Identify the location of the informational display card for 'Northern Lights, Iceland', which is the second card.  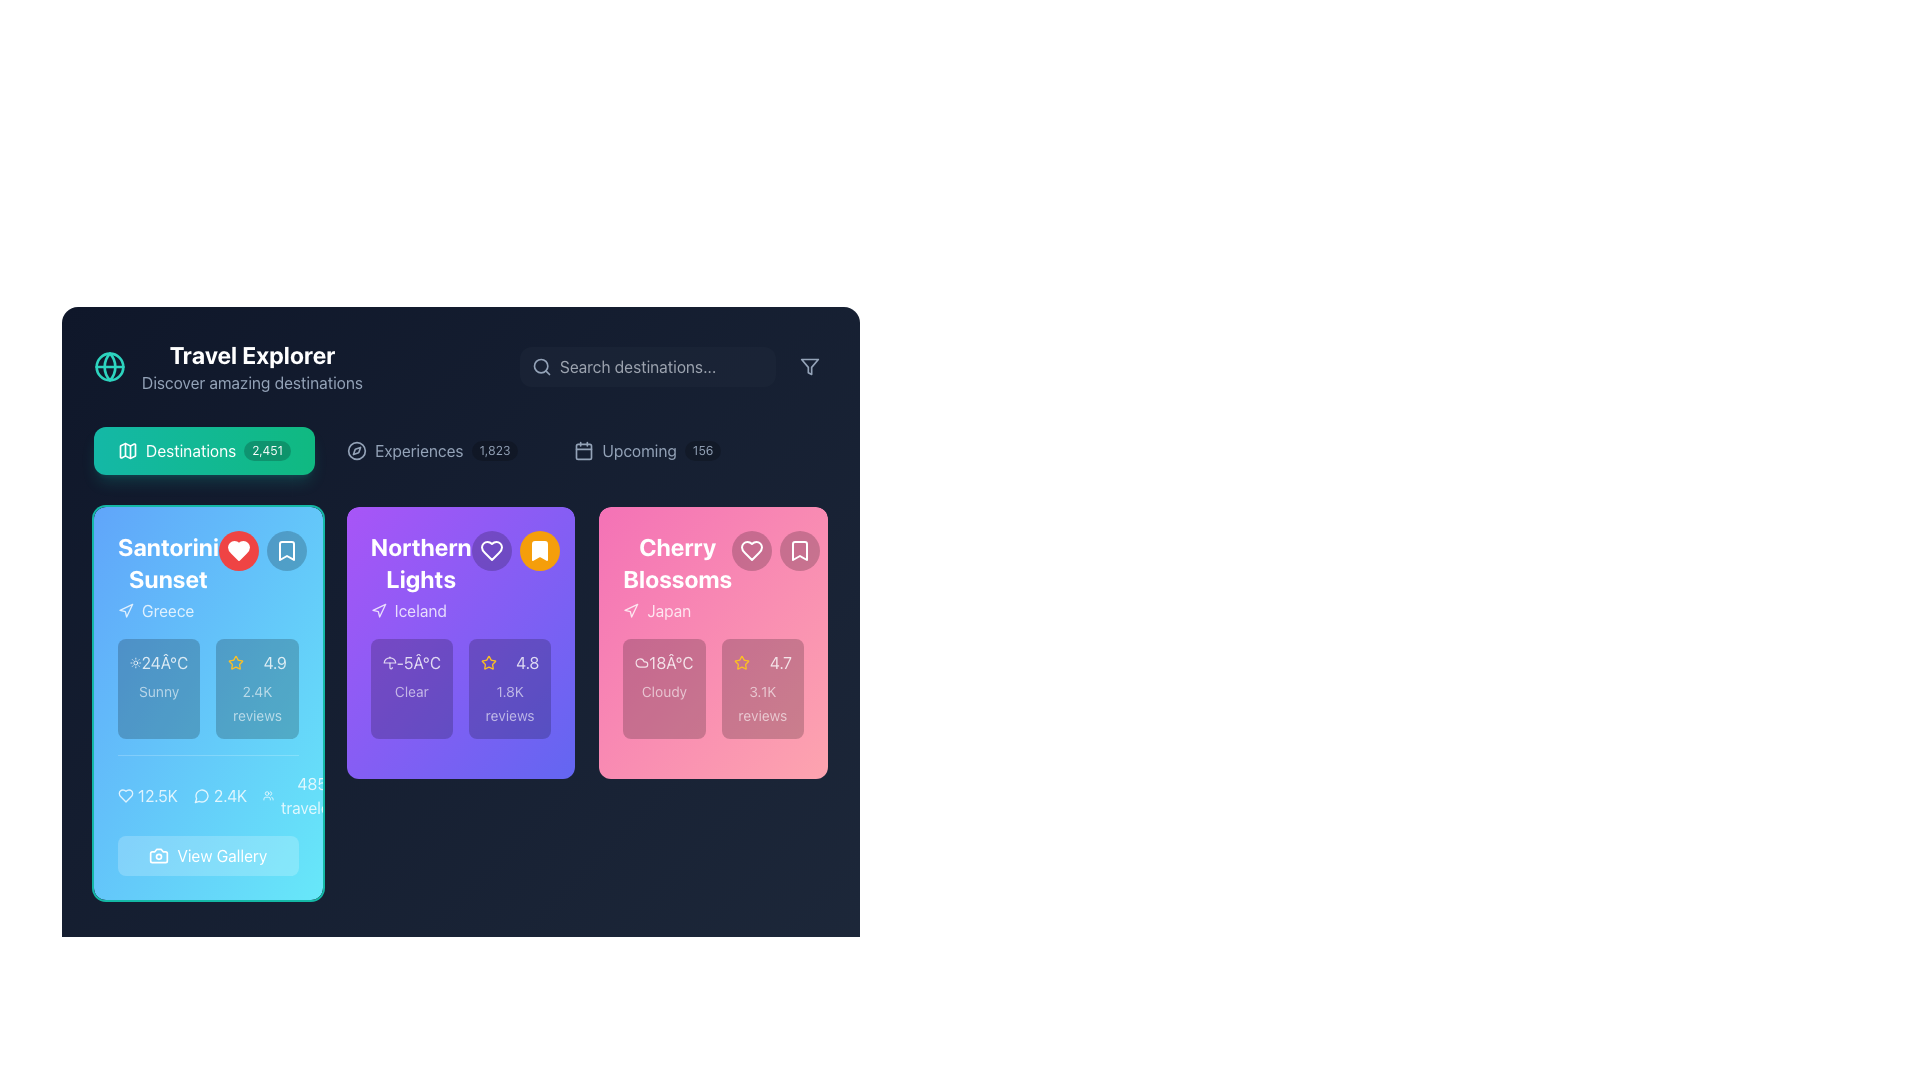
(459, 702).